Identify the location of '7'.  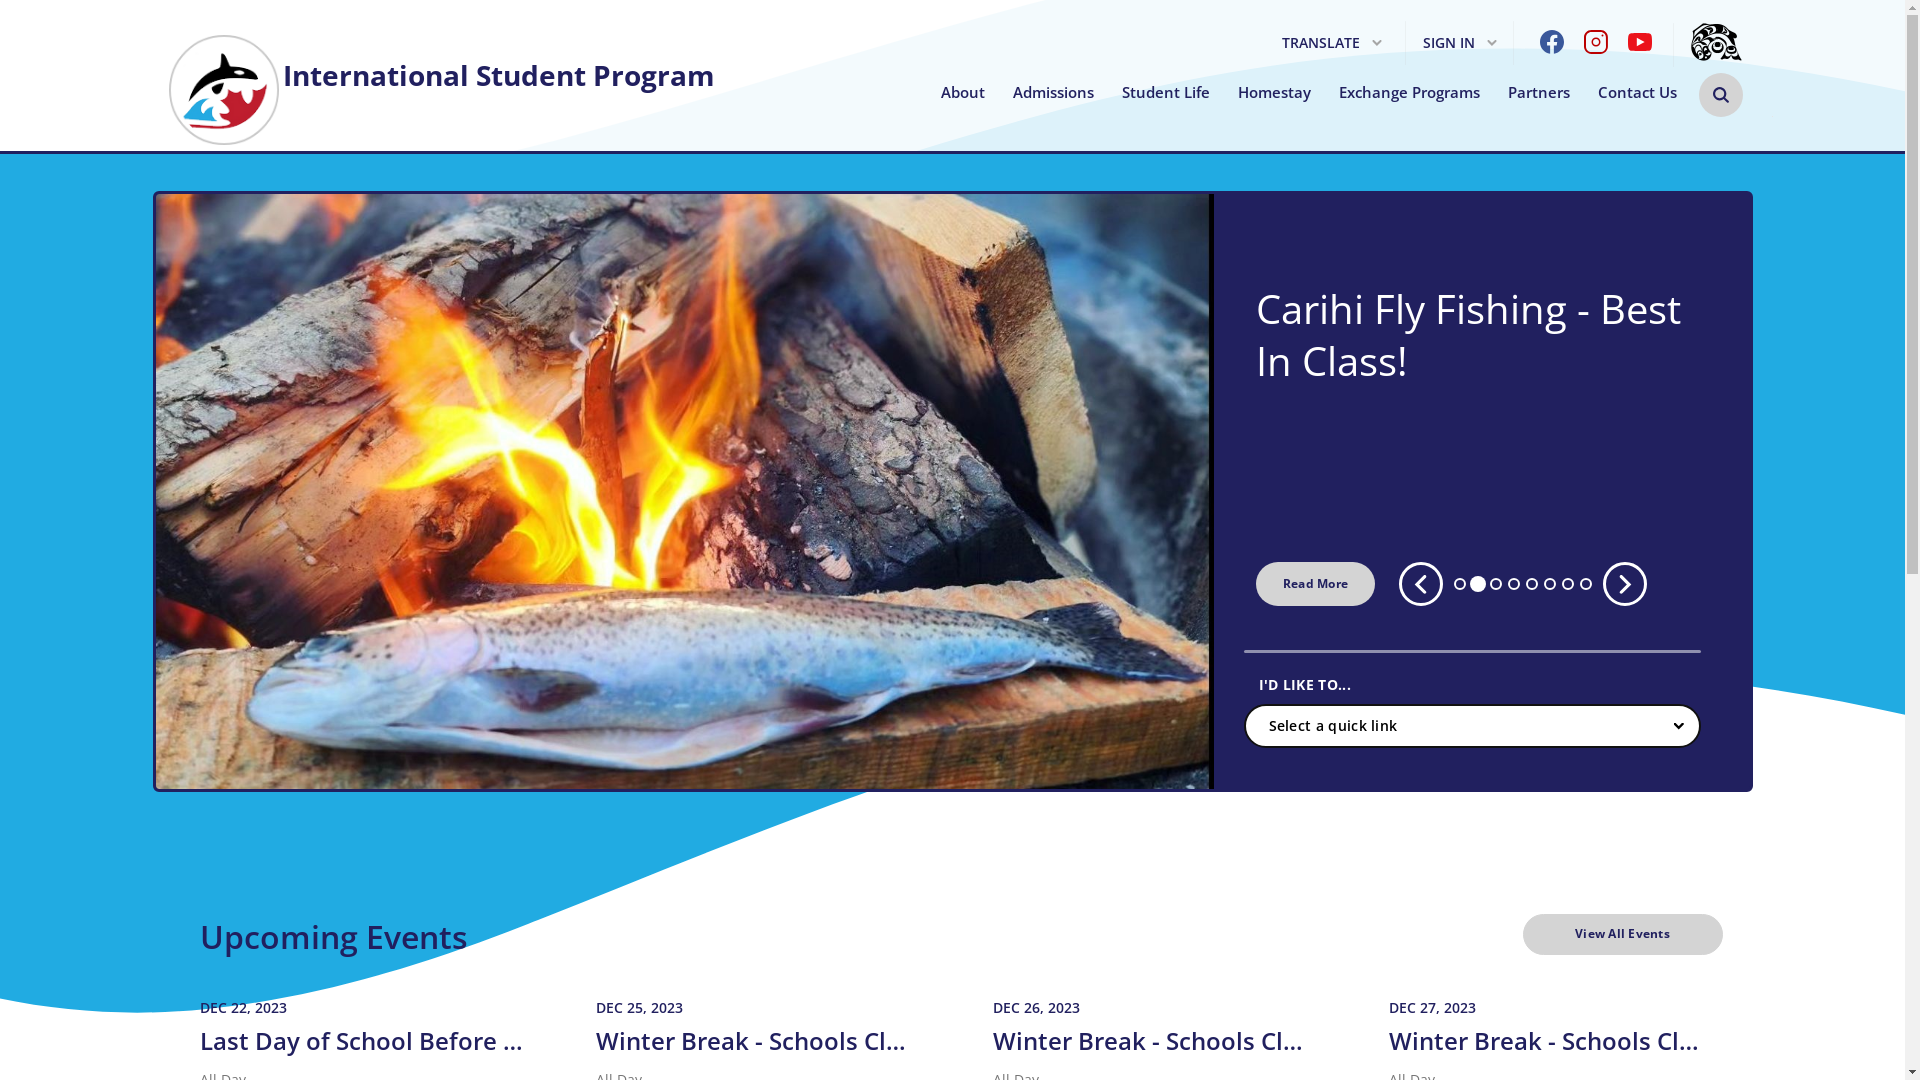
(1567, 583).